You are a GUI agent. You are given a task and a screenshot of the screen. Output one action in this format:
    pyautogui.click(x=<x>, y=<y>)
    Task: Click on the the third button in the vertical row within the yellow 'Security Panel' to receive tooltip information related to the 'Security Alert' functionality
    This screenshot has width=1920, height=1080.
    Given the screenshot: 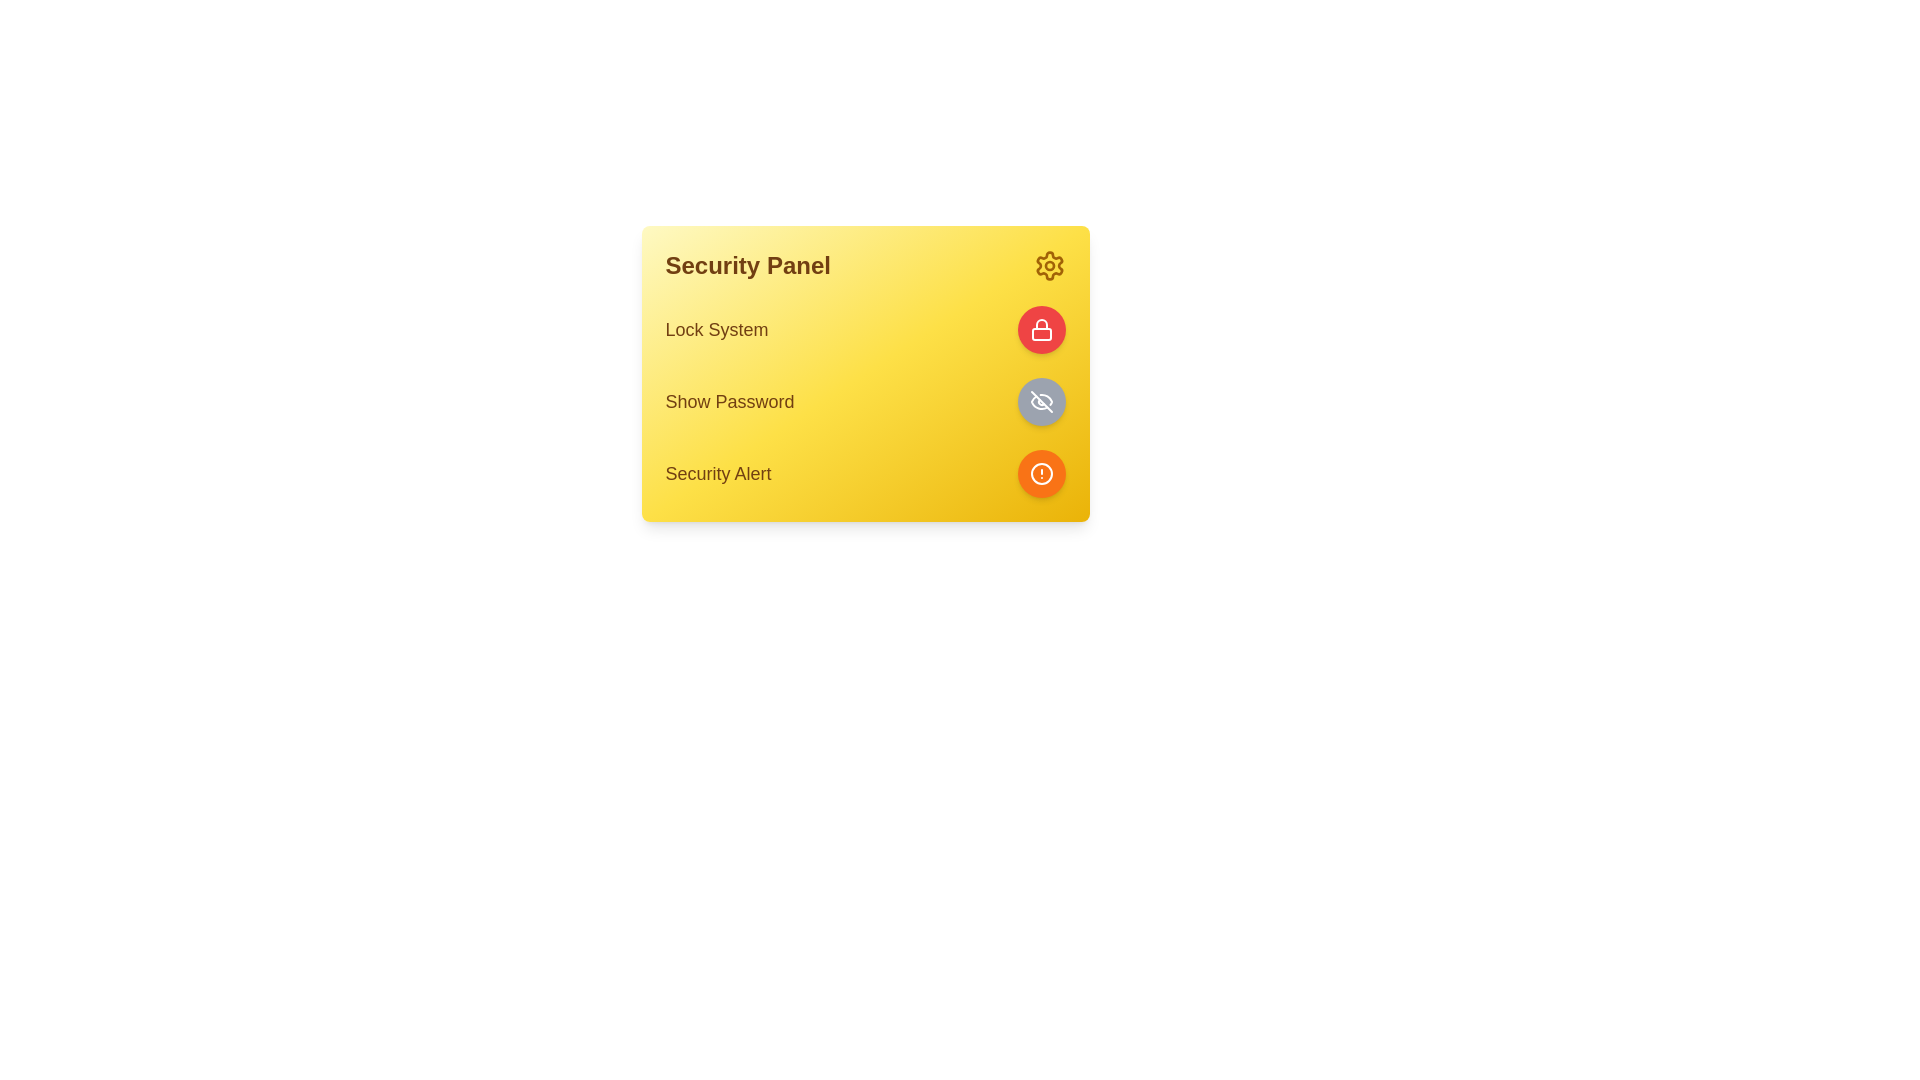 What is the action you would take?
    pyautogui.click(x=1040, y=474)
    